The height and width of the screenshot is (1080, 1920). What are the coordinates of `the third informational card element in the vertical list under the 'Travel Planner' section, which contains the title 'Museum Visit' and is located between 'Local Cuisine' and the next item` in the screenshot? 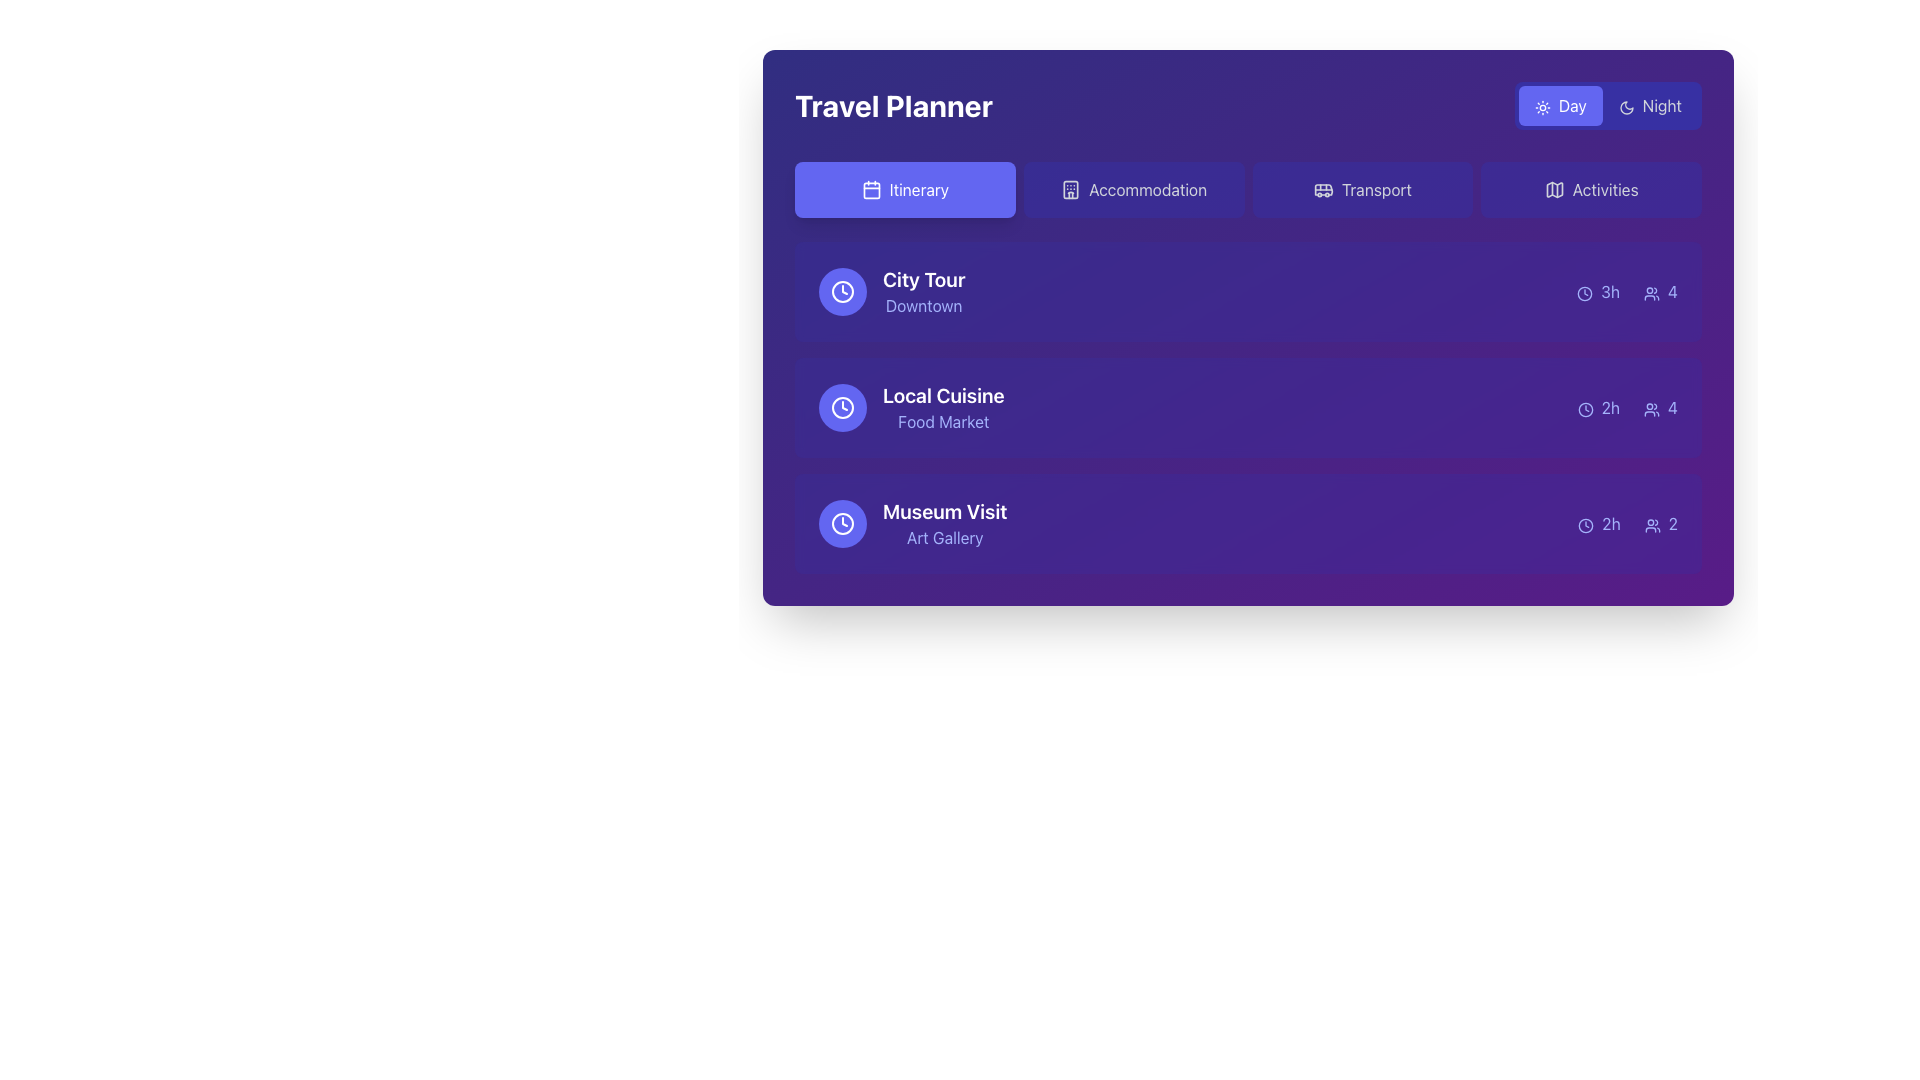 It's located at (1247, 523).